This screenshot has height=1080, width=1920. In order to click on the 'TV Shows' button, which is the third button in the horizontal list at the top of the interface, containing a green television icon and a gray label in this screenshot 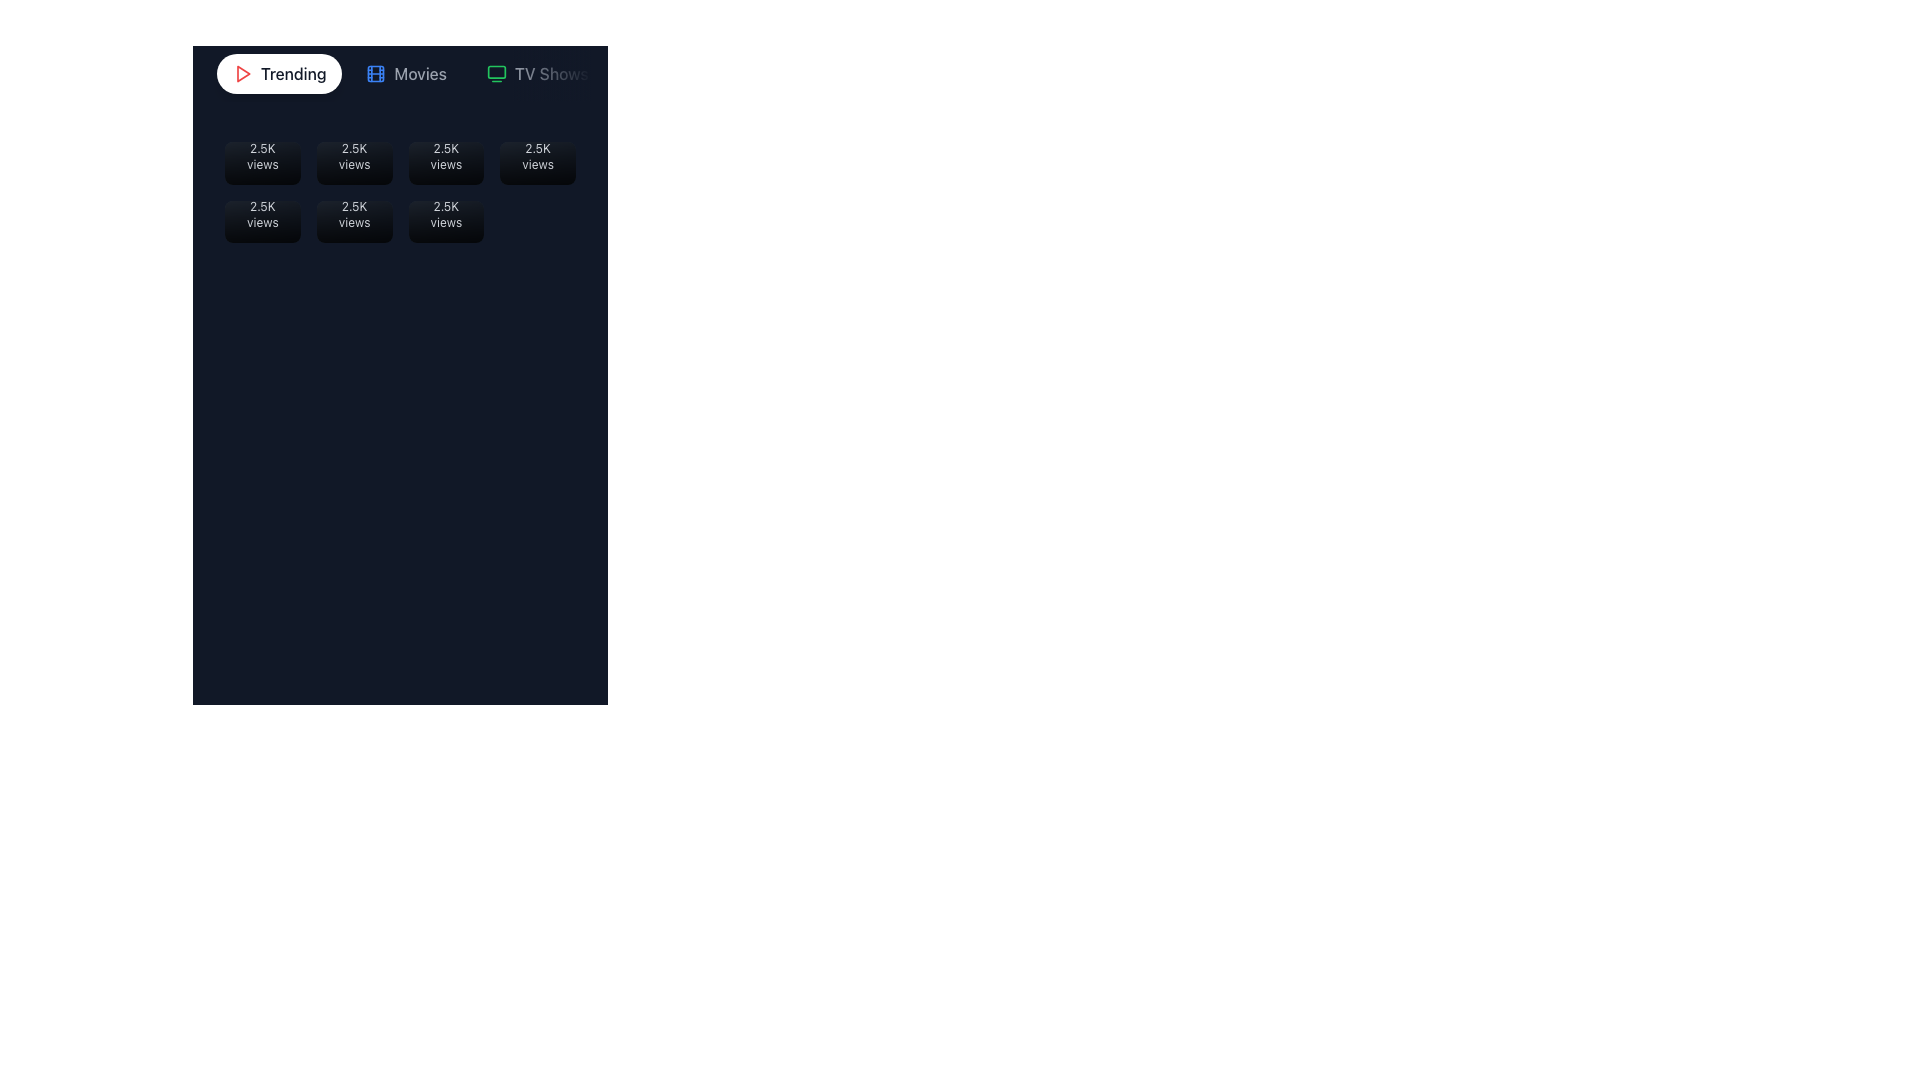, I will do `click(537, 72)`.